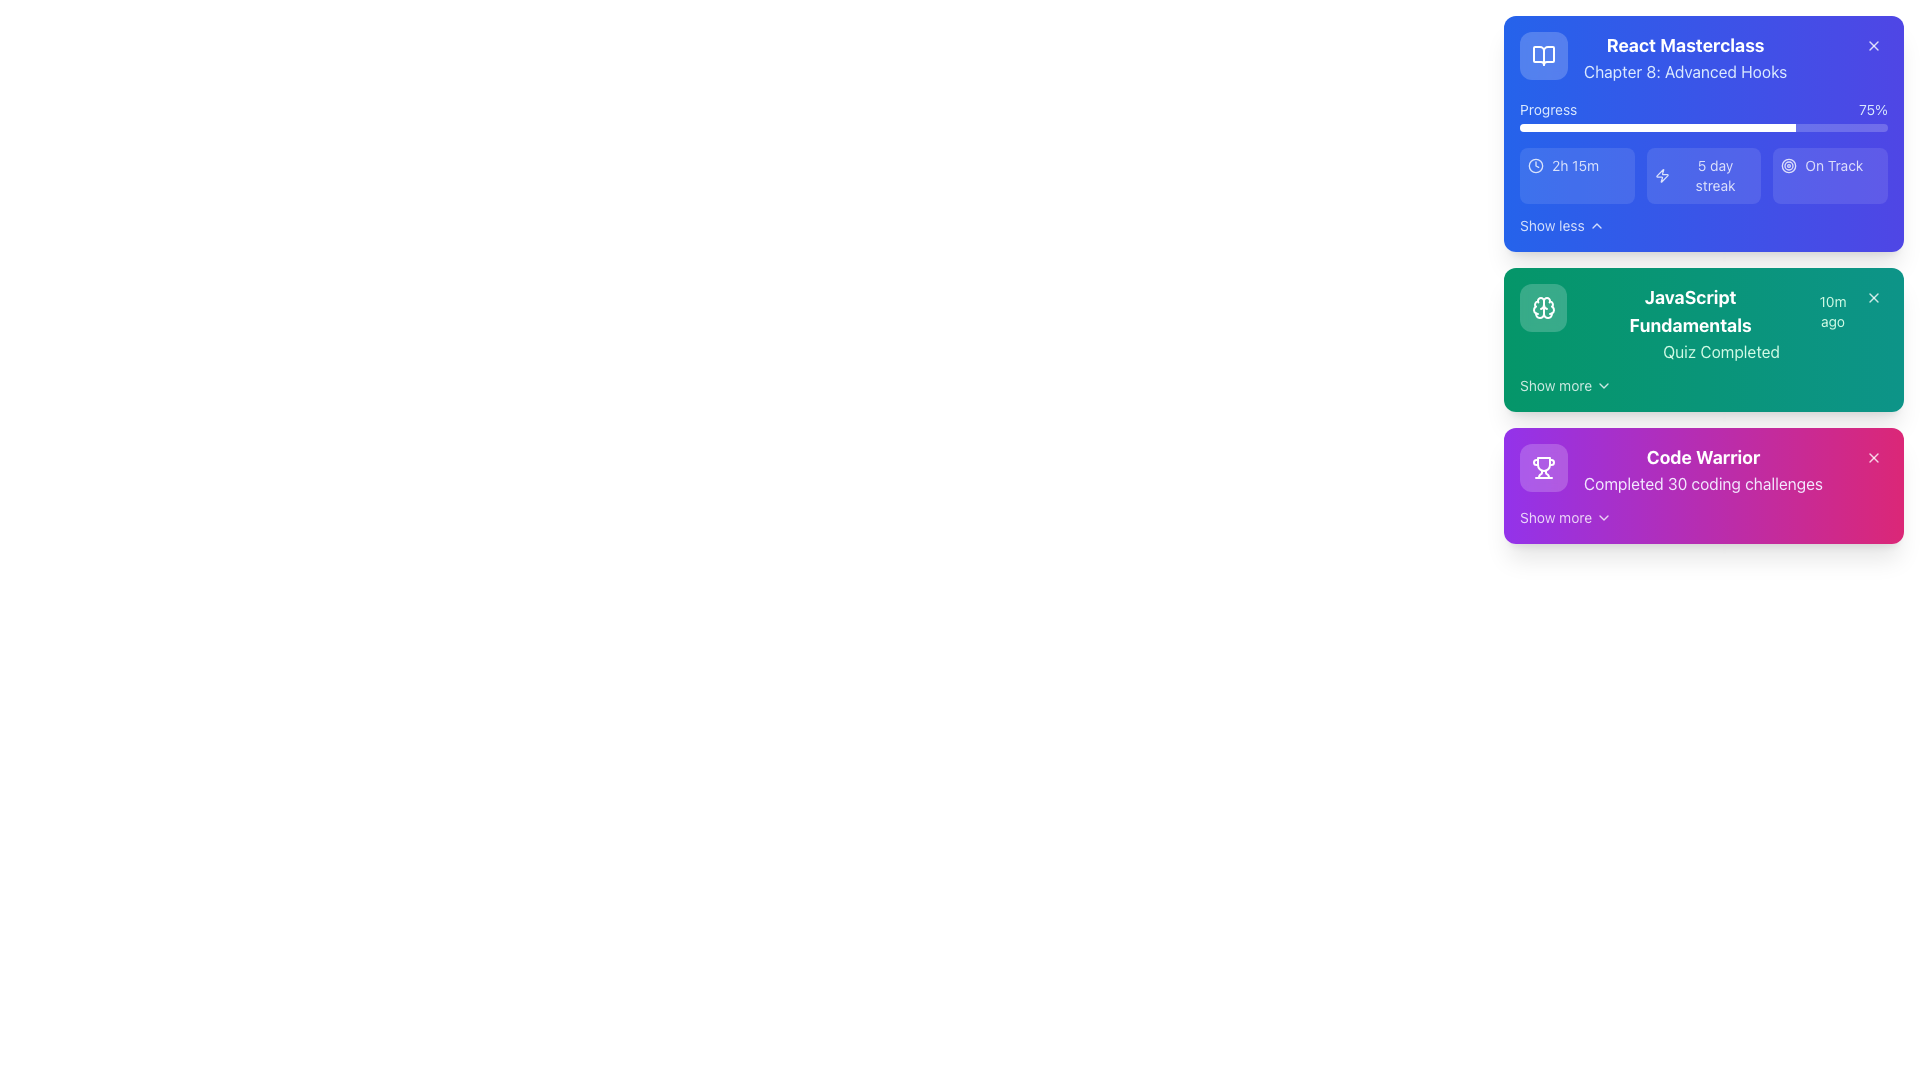  What do you see at coordinates (1576, 164) in the screenshot?
I see `the label with a clock icon that indicates '2h 15m'` at bounding box center [1576, 164].